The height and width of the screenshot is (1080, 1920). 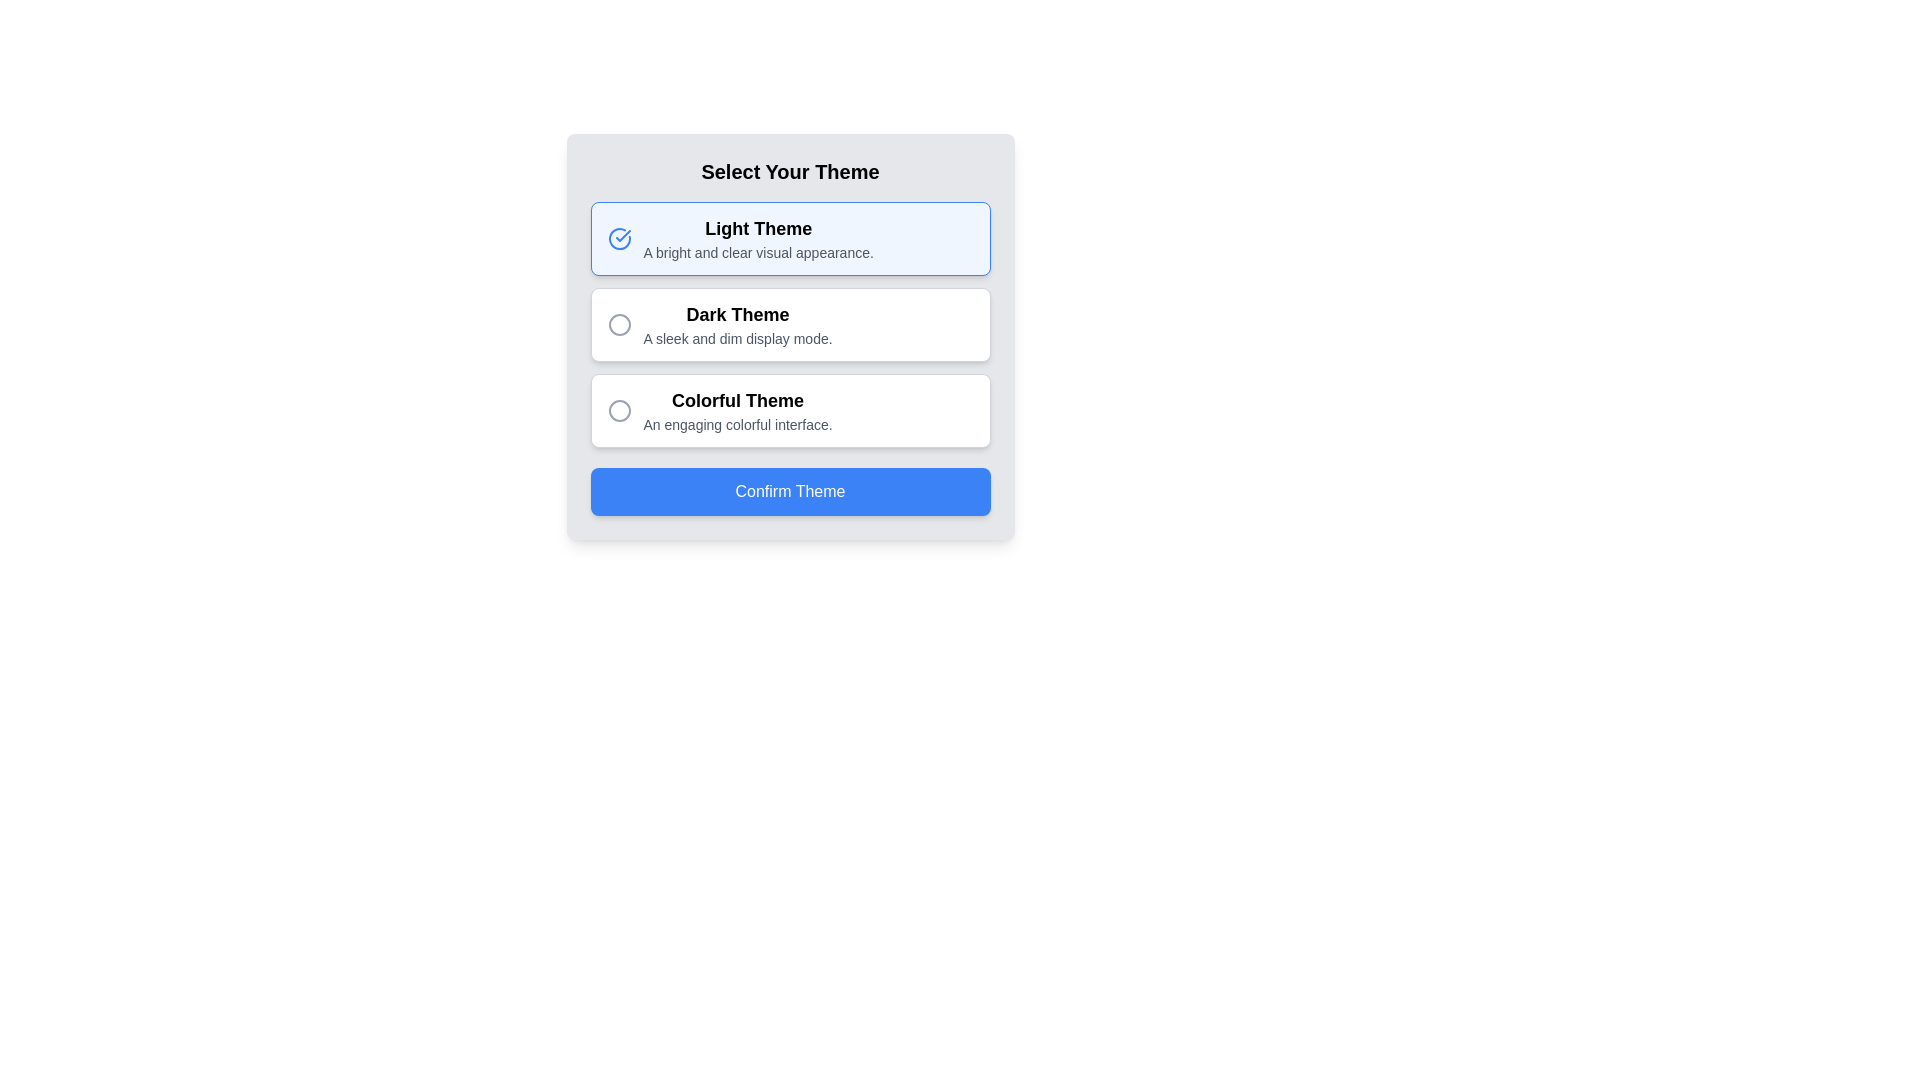 What do you see at coordinates (618, 323) in the screenshot?
I see `the Circular indicator icon` at bounding box center [618, 323].